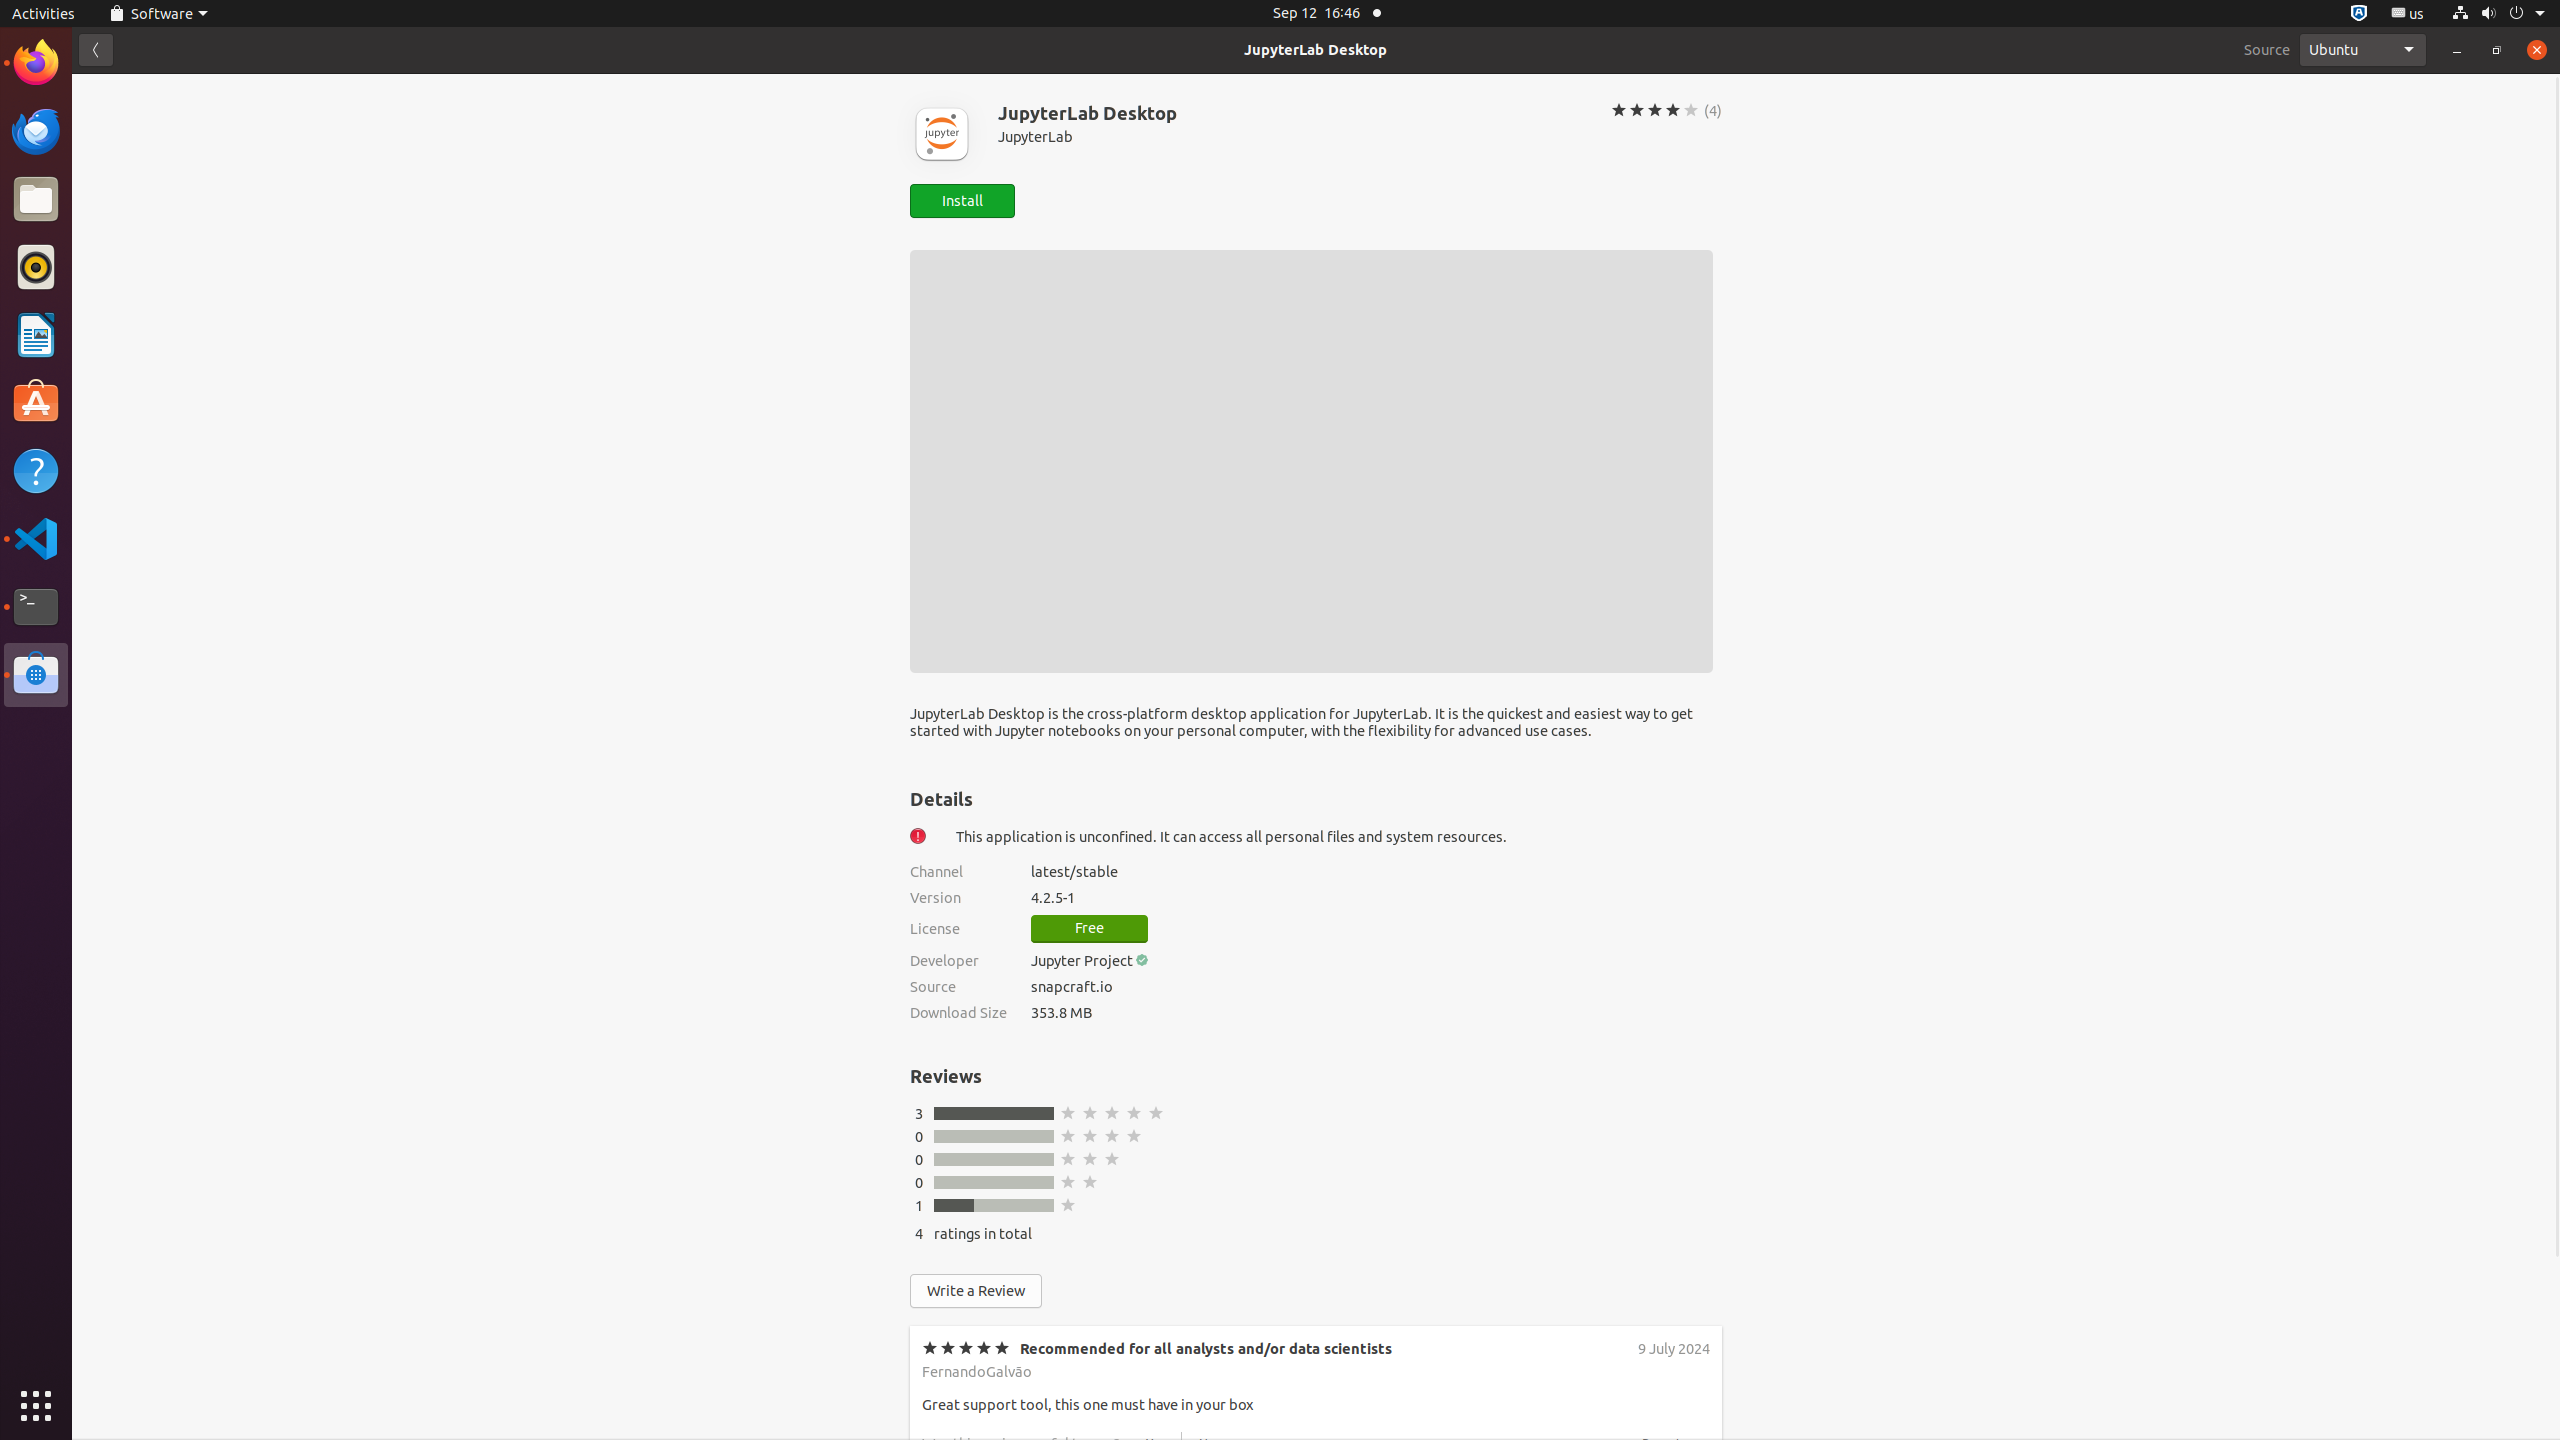 Image resolution: width=2560 pixels, height=1440 pixels. I want to click on 'Firefox Web Browser', so click(36, 61).